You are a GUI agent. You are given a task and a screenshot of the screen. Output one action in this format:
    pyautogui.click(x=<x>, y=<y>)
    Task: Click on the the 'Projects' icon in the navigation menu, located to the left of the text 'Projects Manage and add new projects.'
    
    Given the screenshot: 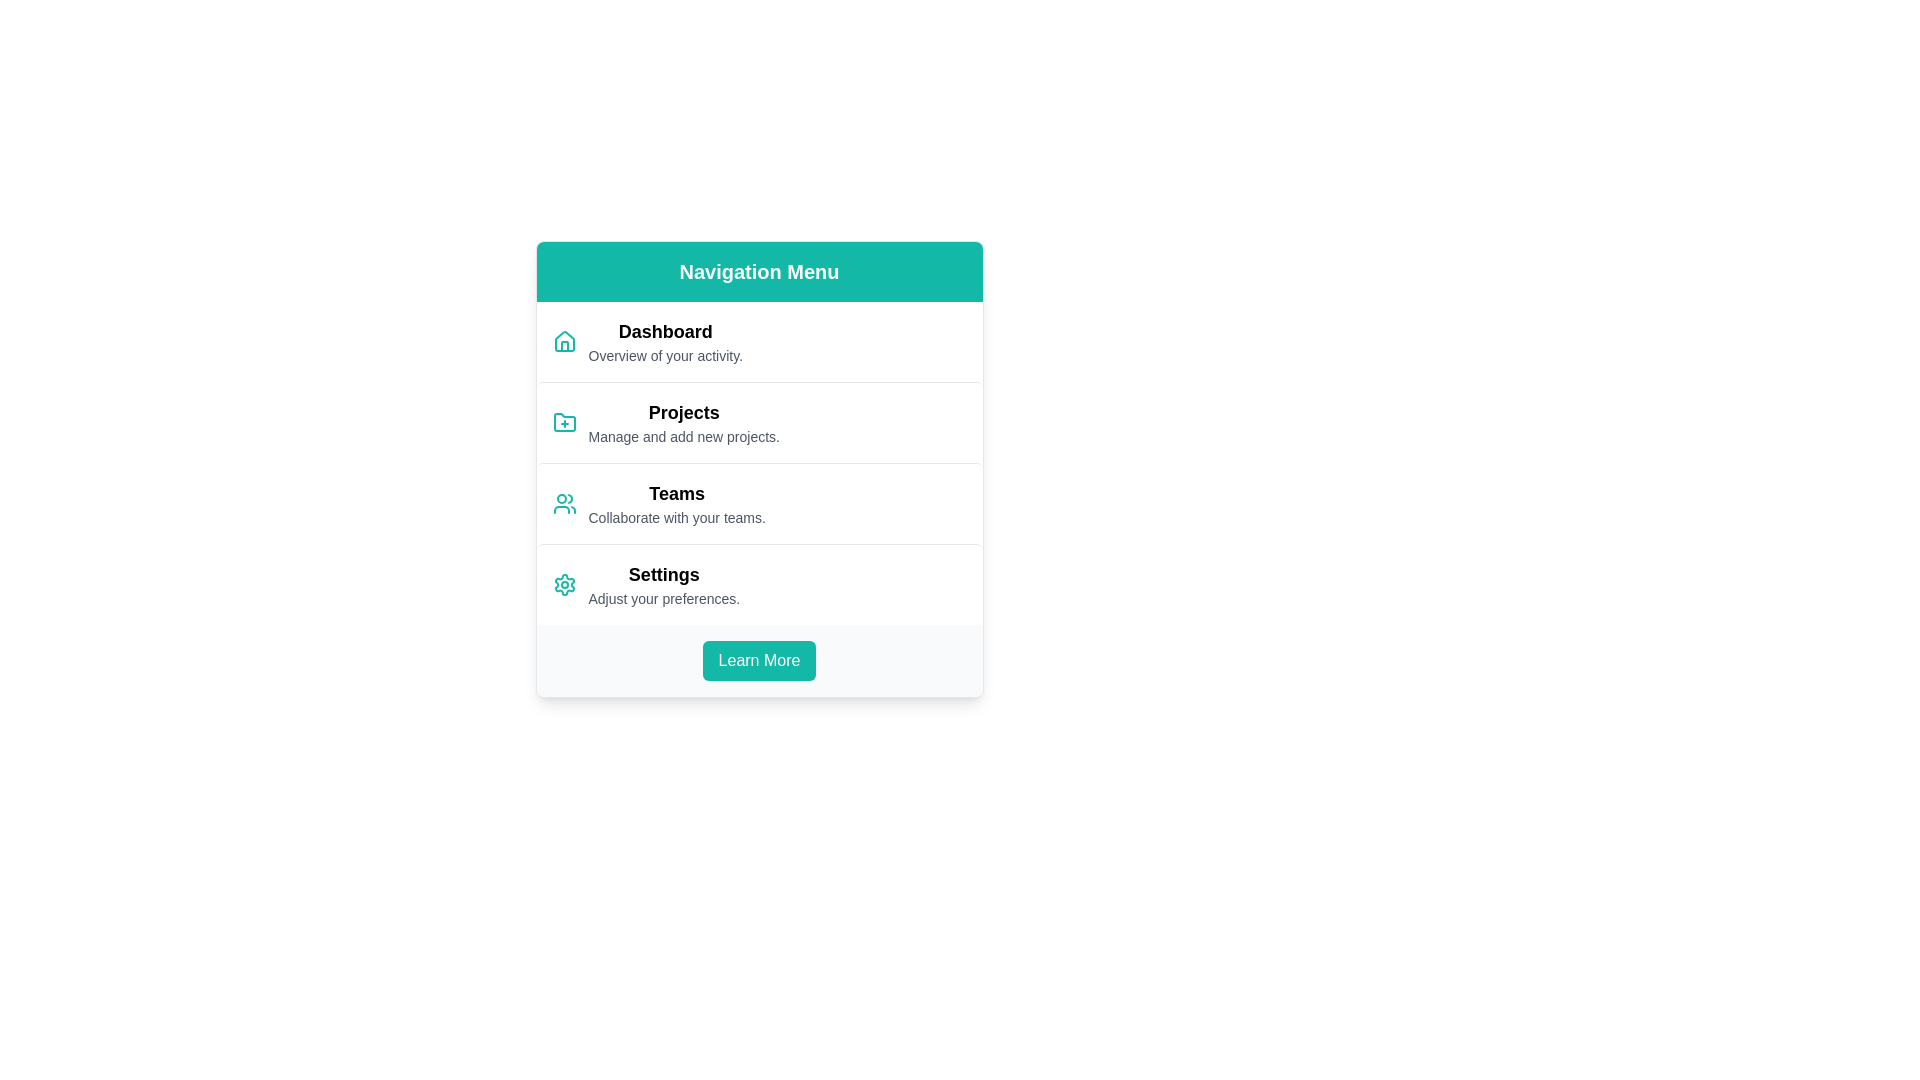 What is the action you would take?
    pyautogui.click(x=563, y=422)
    